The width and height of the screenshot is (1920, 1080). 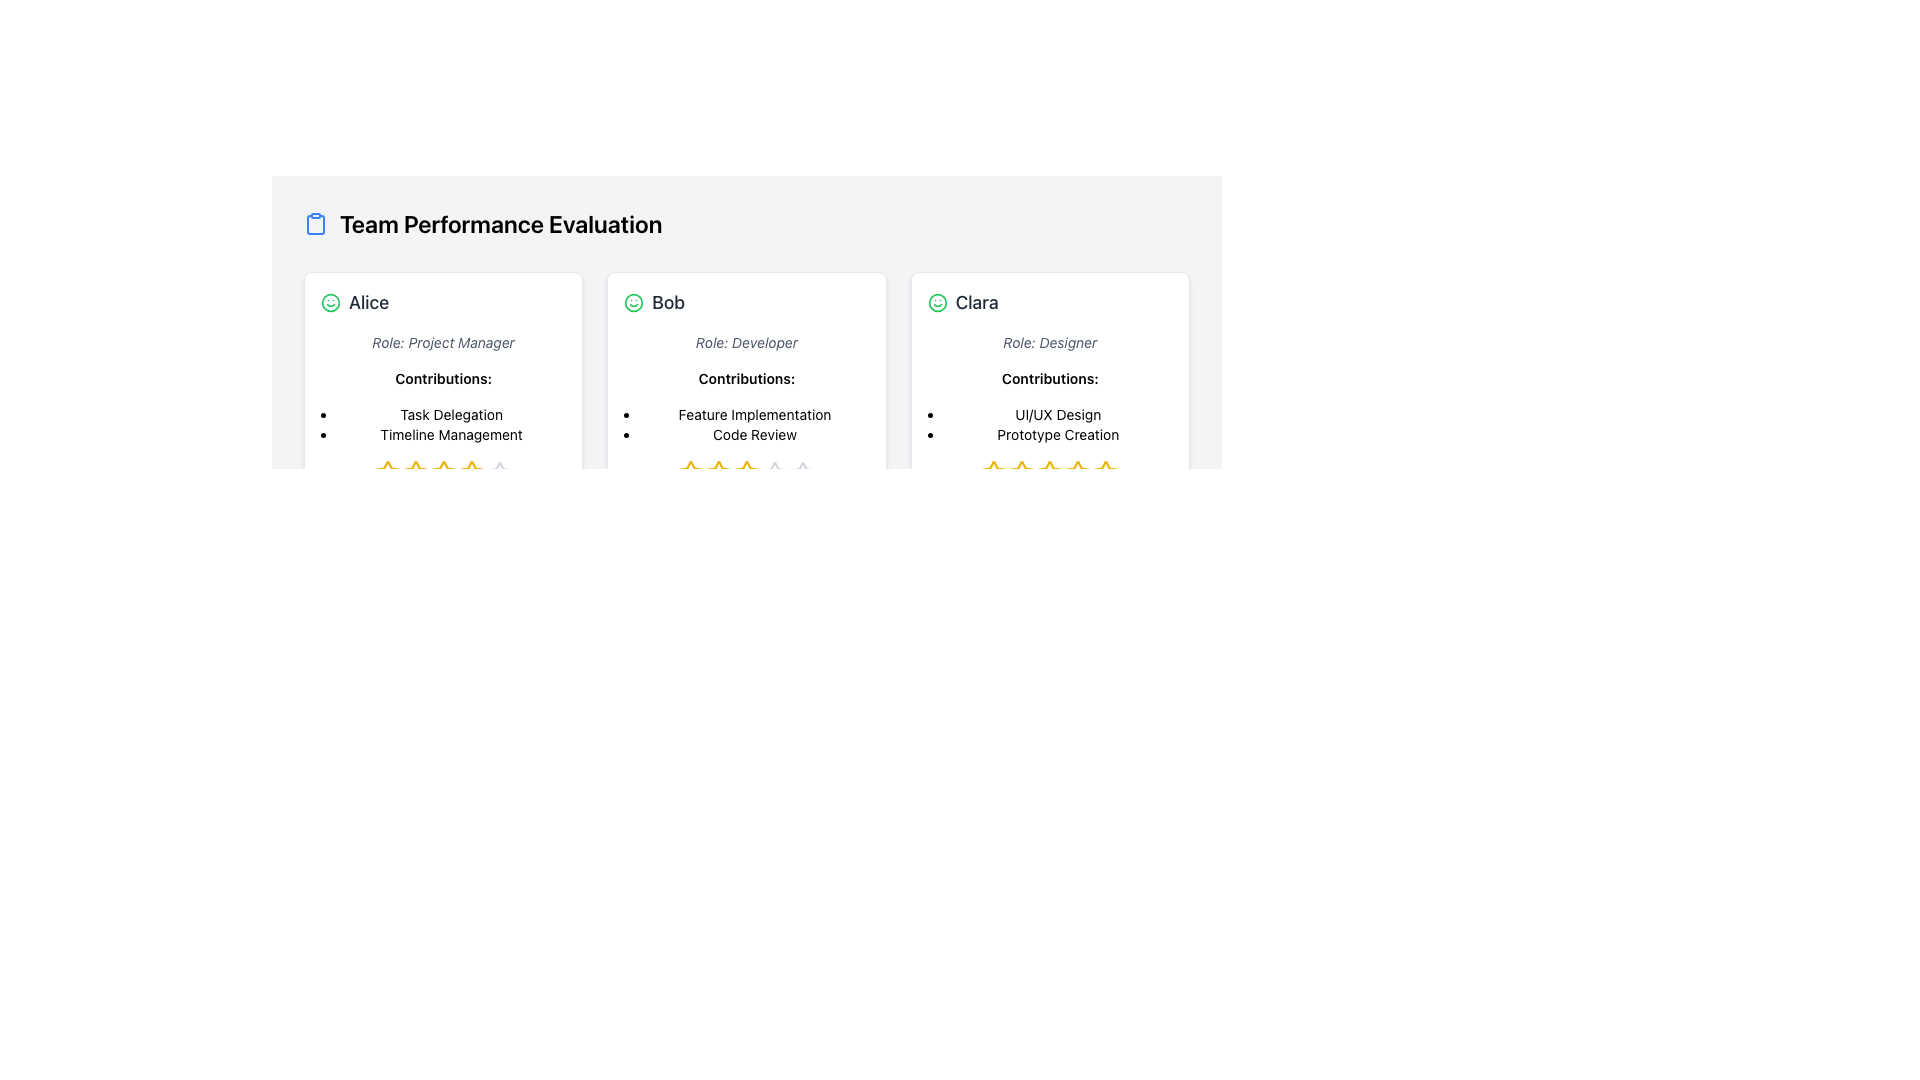 I want to click on the third star button in the rating row for the card labeled 'Bob', so click(x=746, y=472).